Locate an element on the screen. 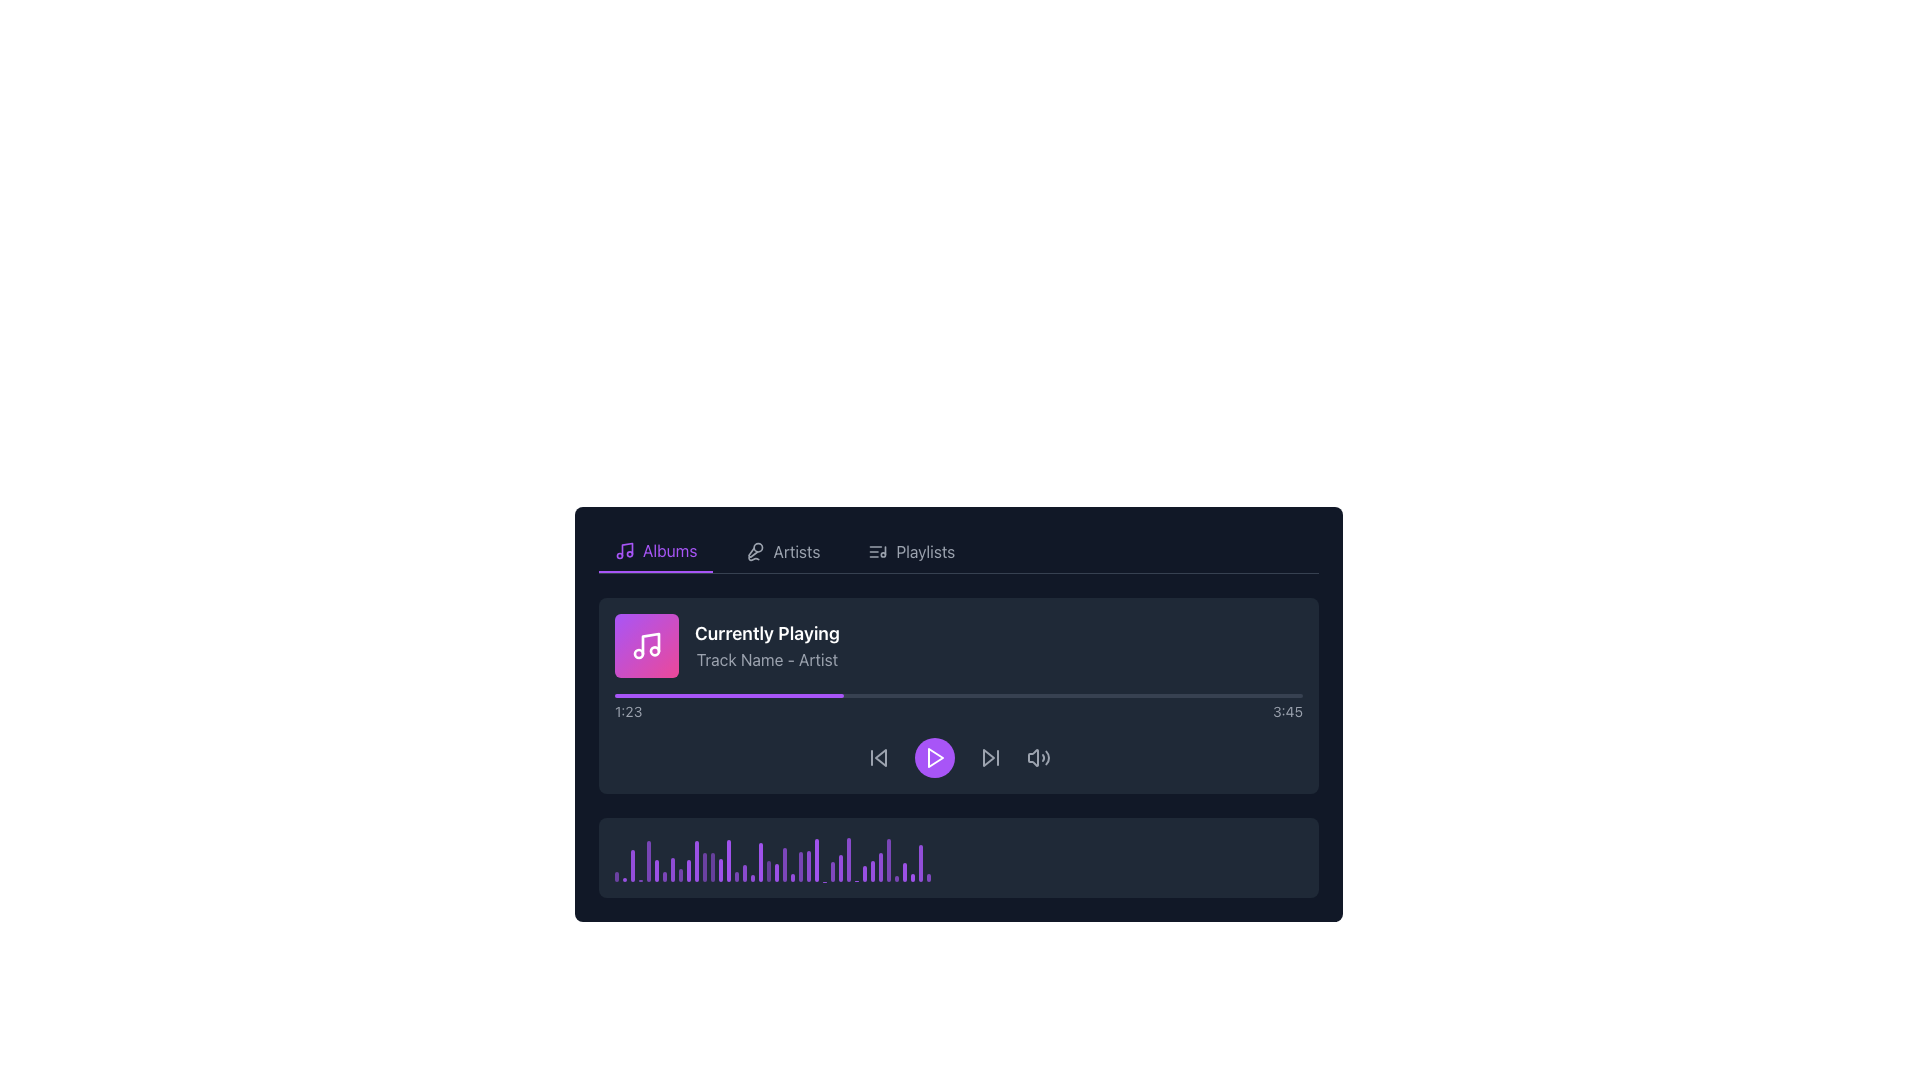  the 16th vertical bar in the audio level visualization of the media player interface is located at coordinates (736, 875).